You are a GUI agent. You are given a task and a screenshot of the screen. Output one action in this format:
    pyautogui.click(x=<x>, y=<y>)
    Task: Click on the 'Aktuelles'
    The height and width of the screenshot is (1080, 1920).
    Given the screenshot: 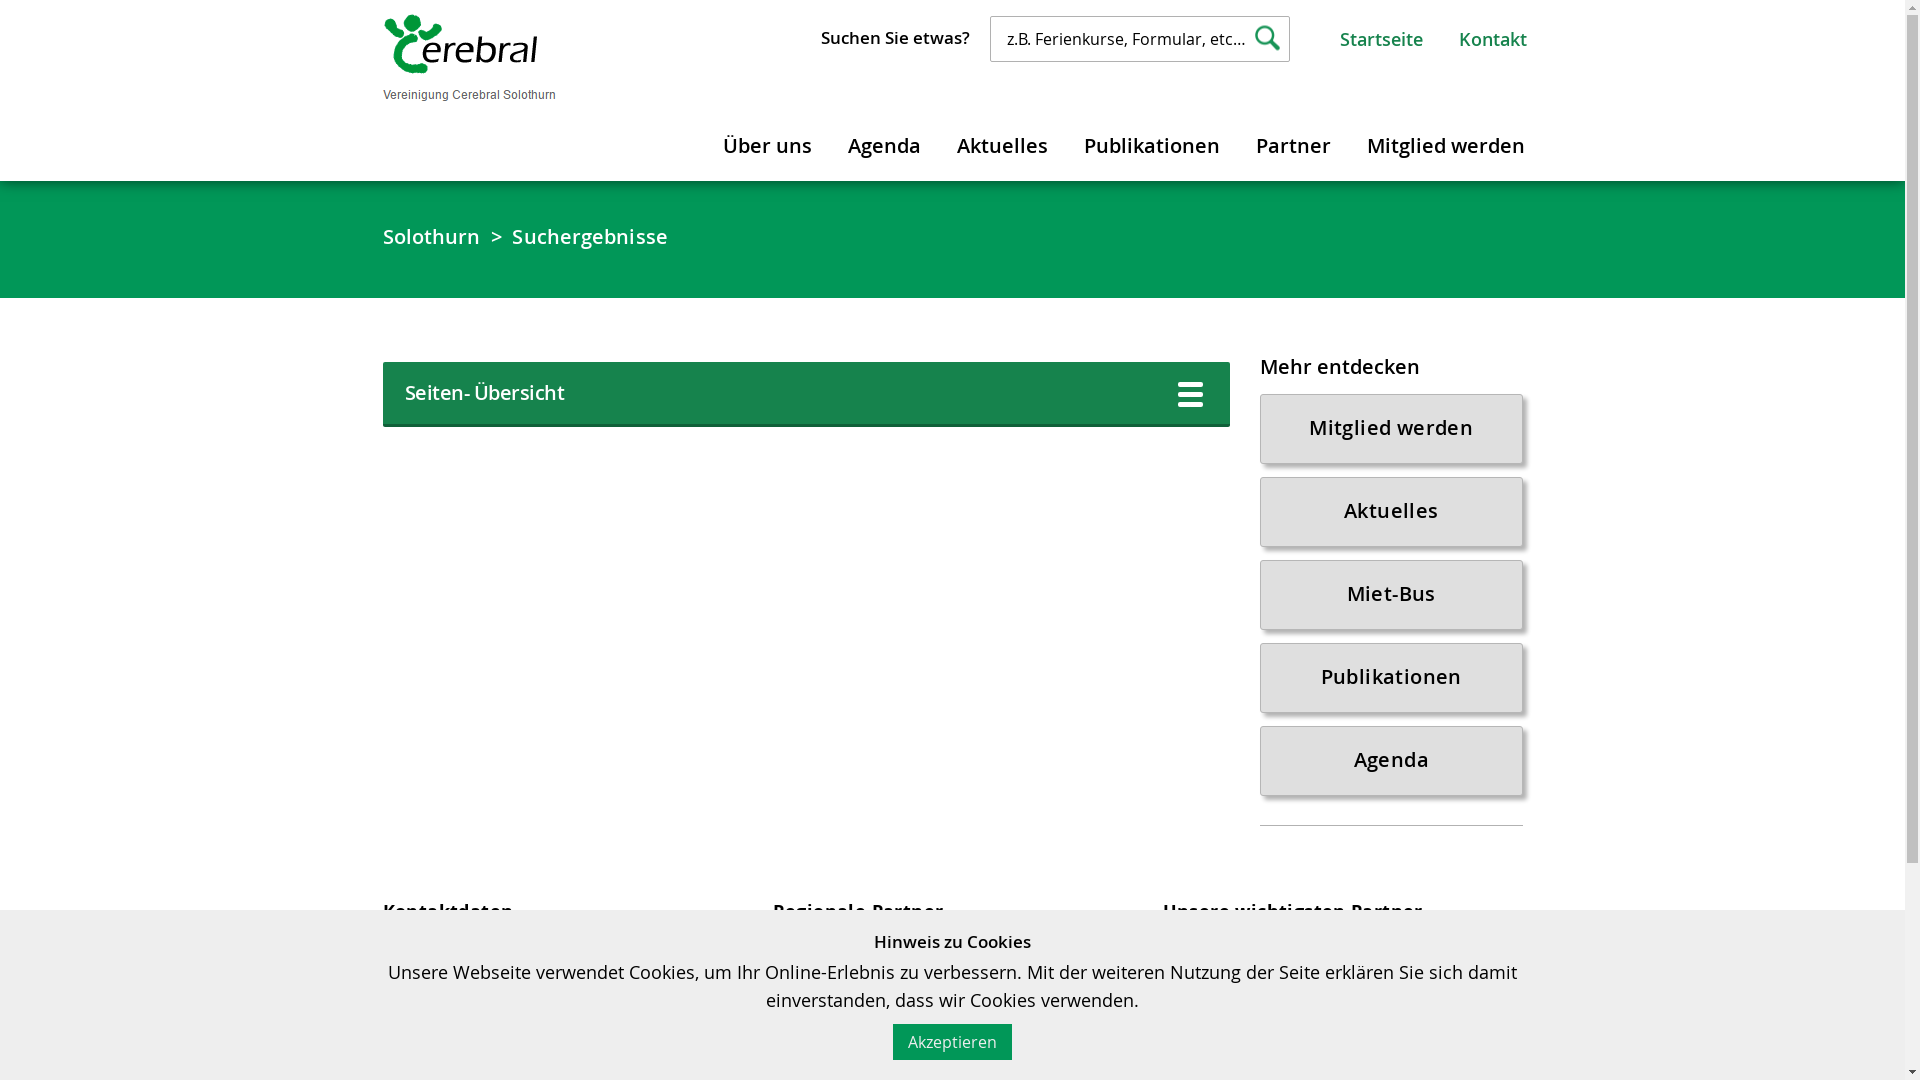 What is the action you would take?
    pyautogui.click(x=1390, y=511)
    